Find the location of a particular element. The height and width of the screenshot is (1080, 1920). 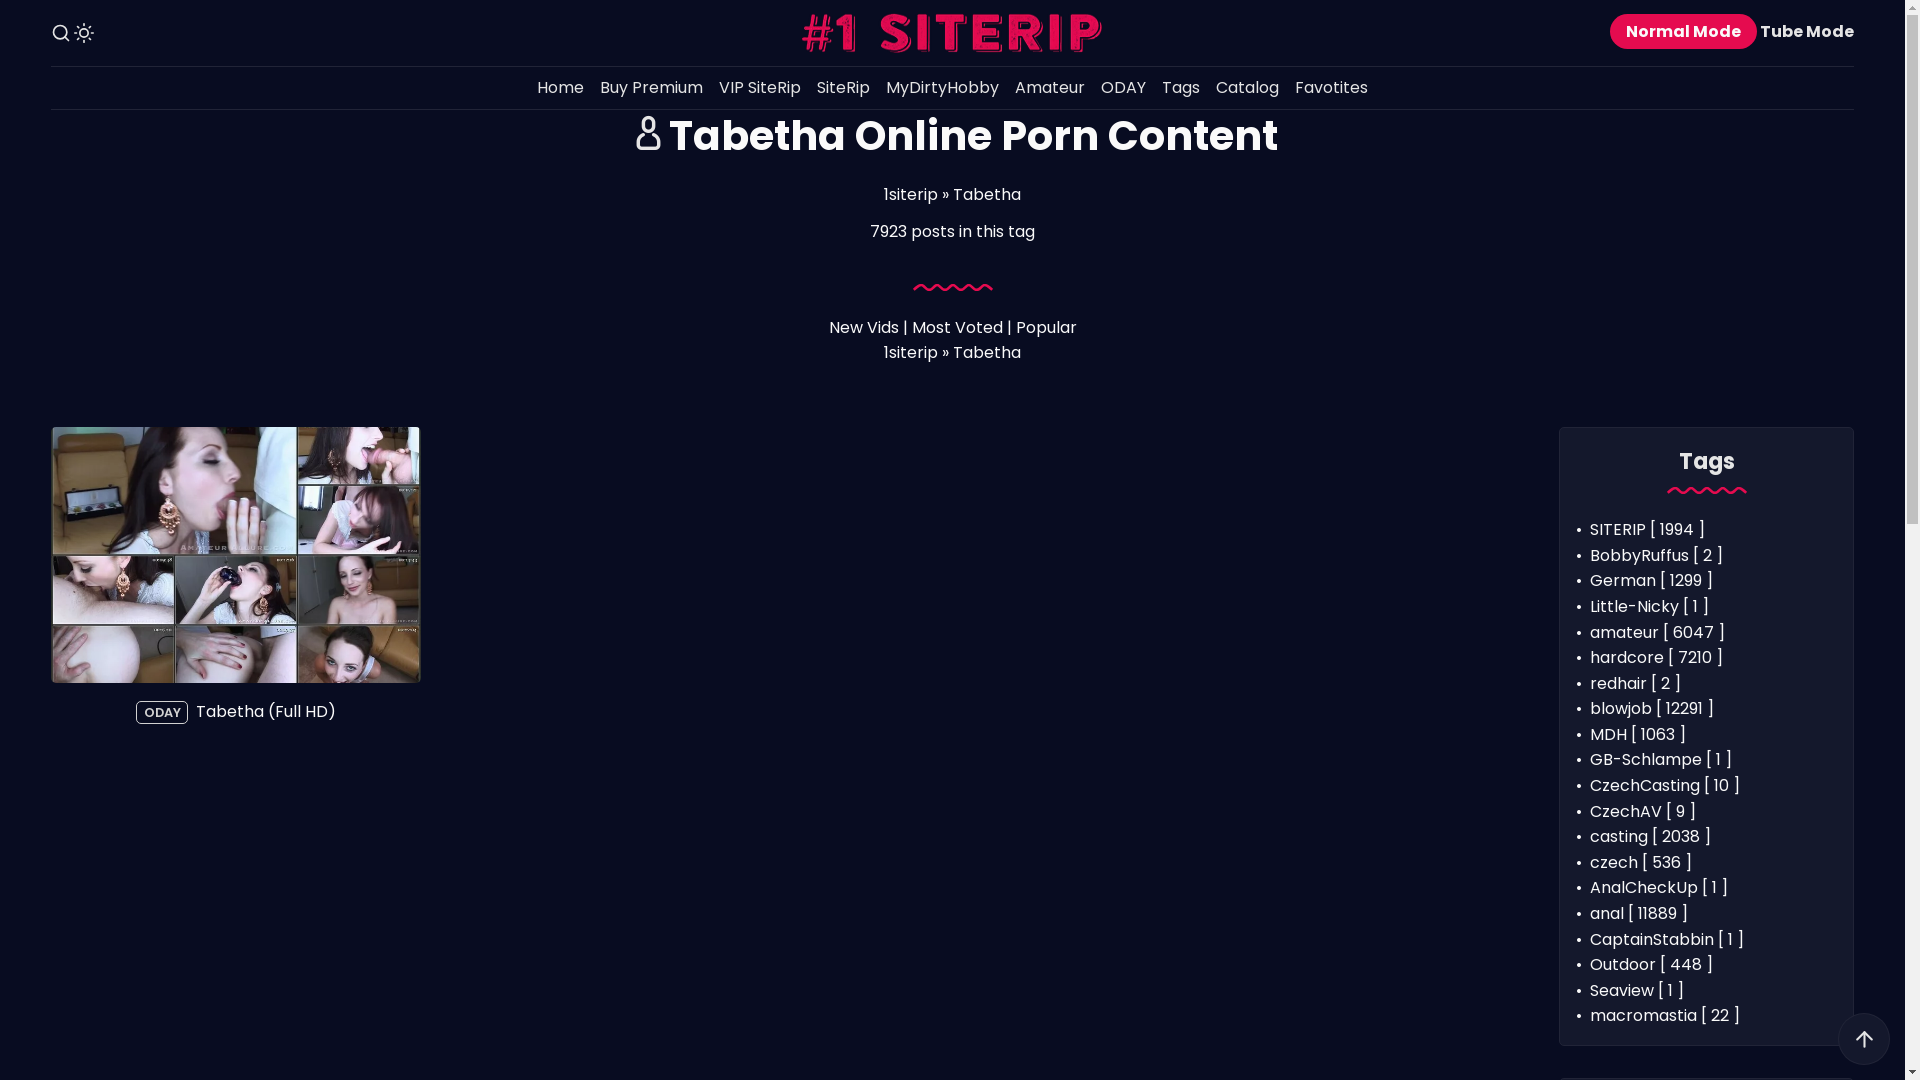

'1siterip' is located at coordinates (910, 194).